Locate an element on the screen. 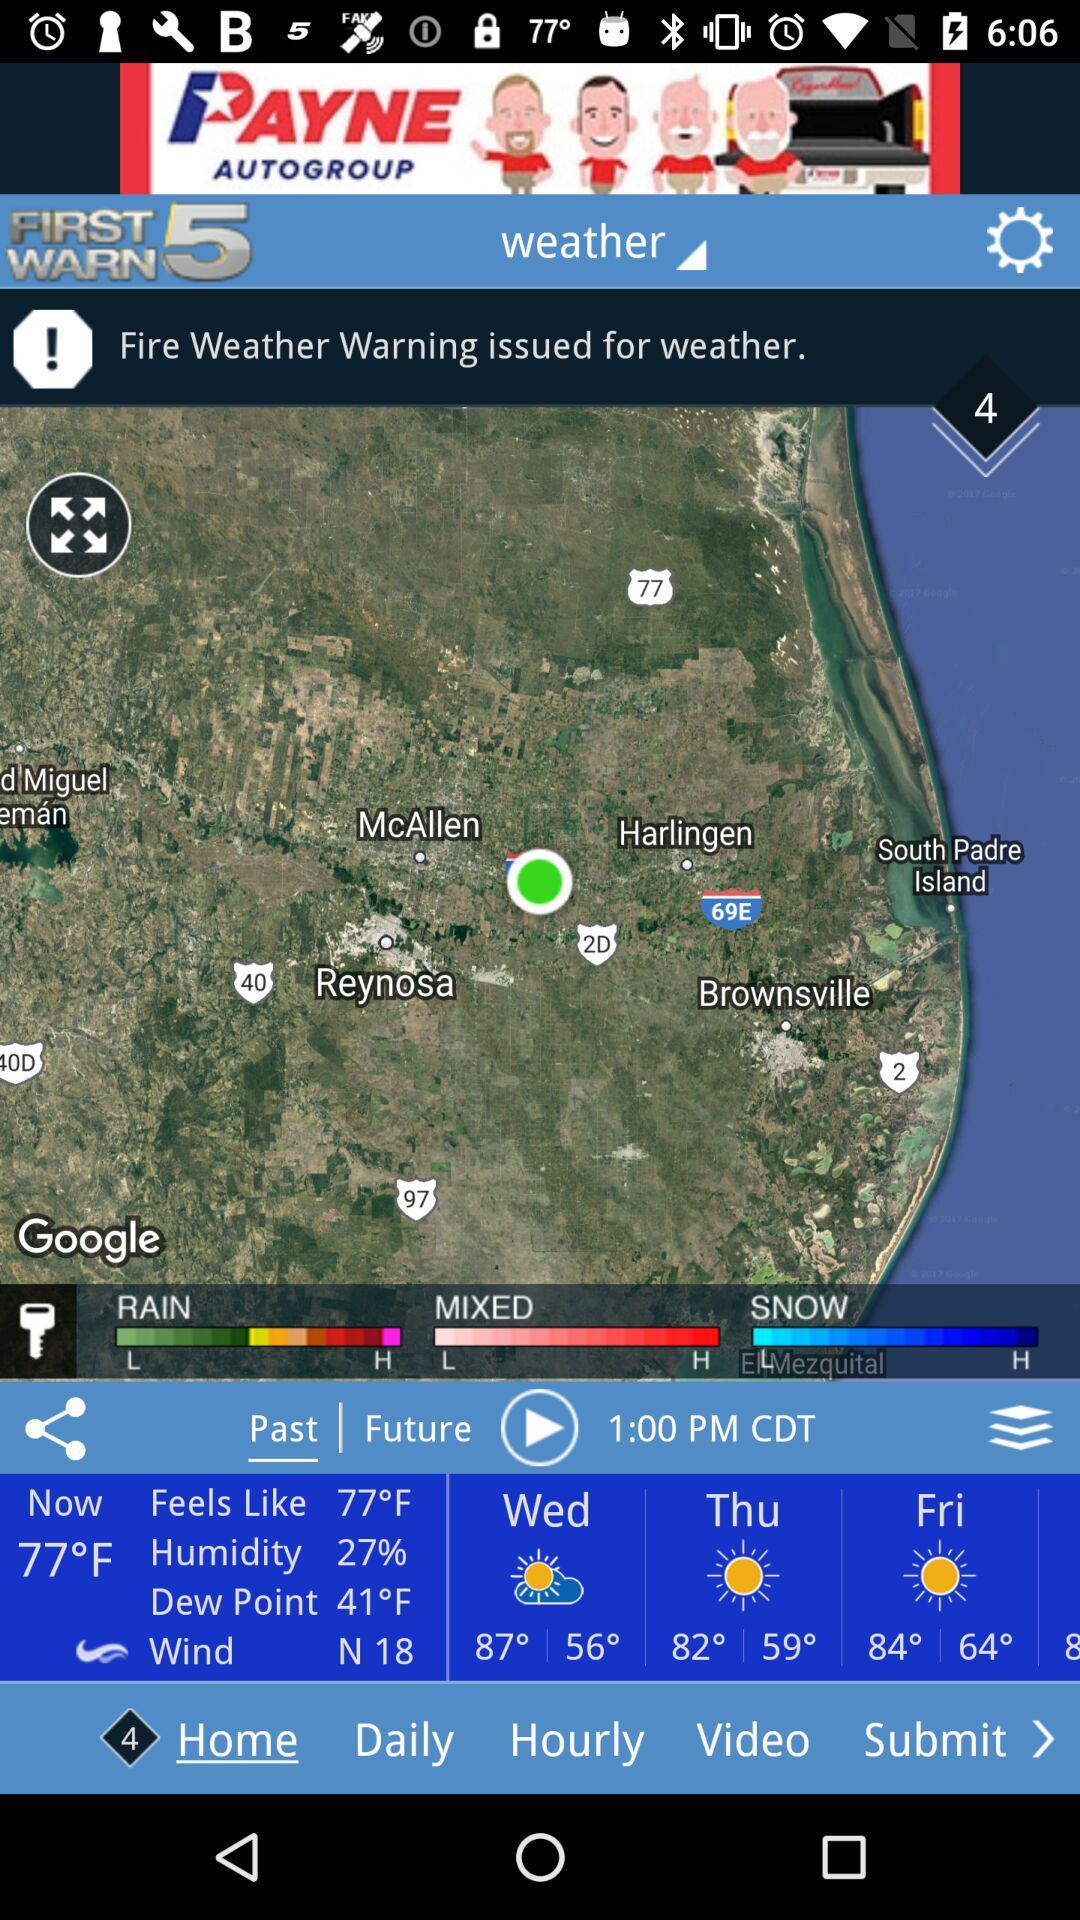  this button used to going forward is located at coordinates (1042, 1737).